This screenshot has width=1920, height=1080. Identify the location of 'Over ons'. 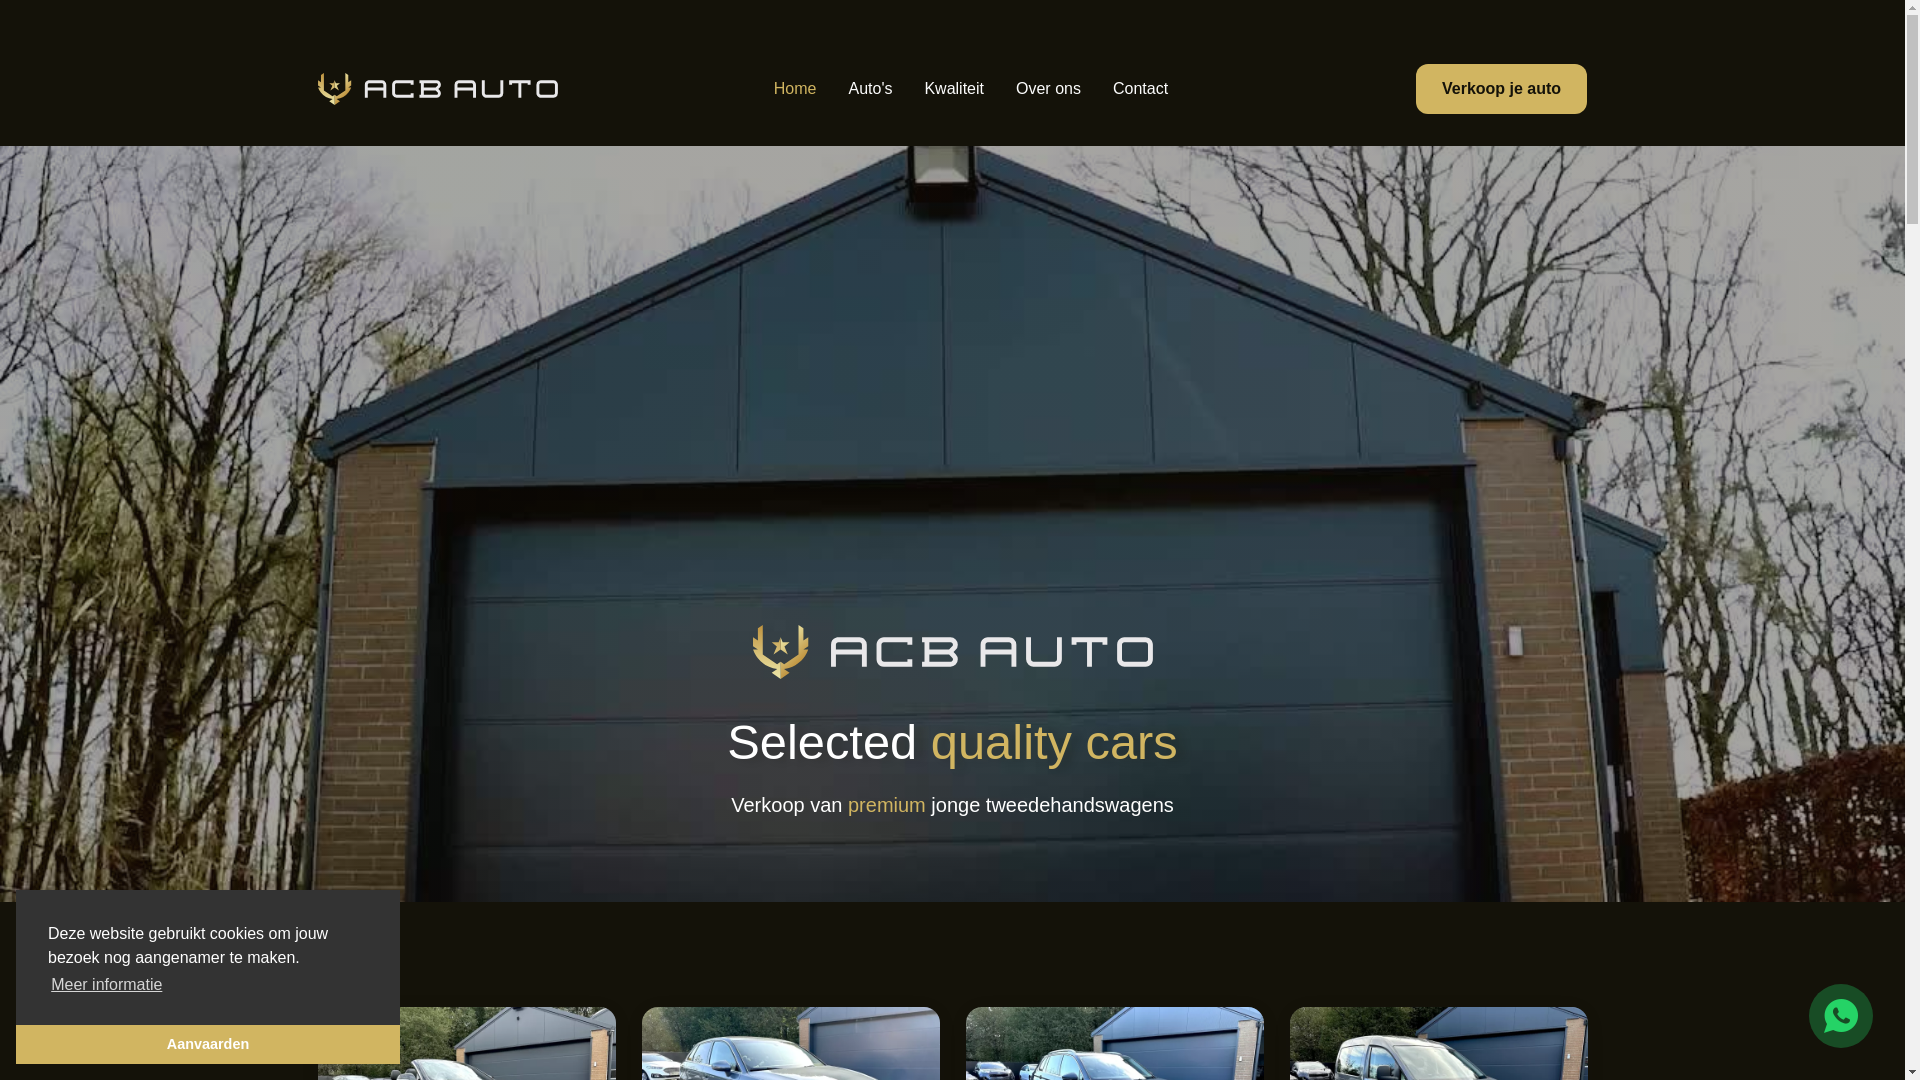
(1047, 87).